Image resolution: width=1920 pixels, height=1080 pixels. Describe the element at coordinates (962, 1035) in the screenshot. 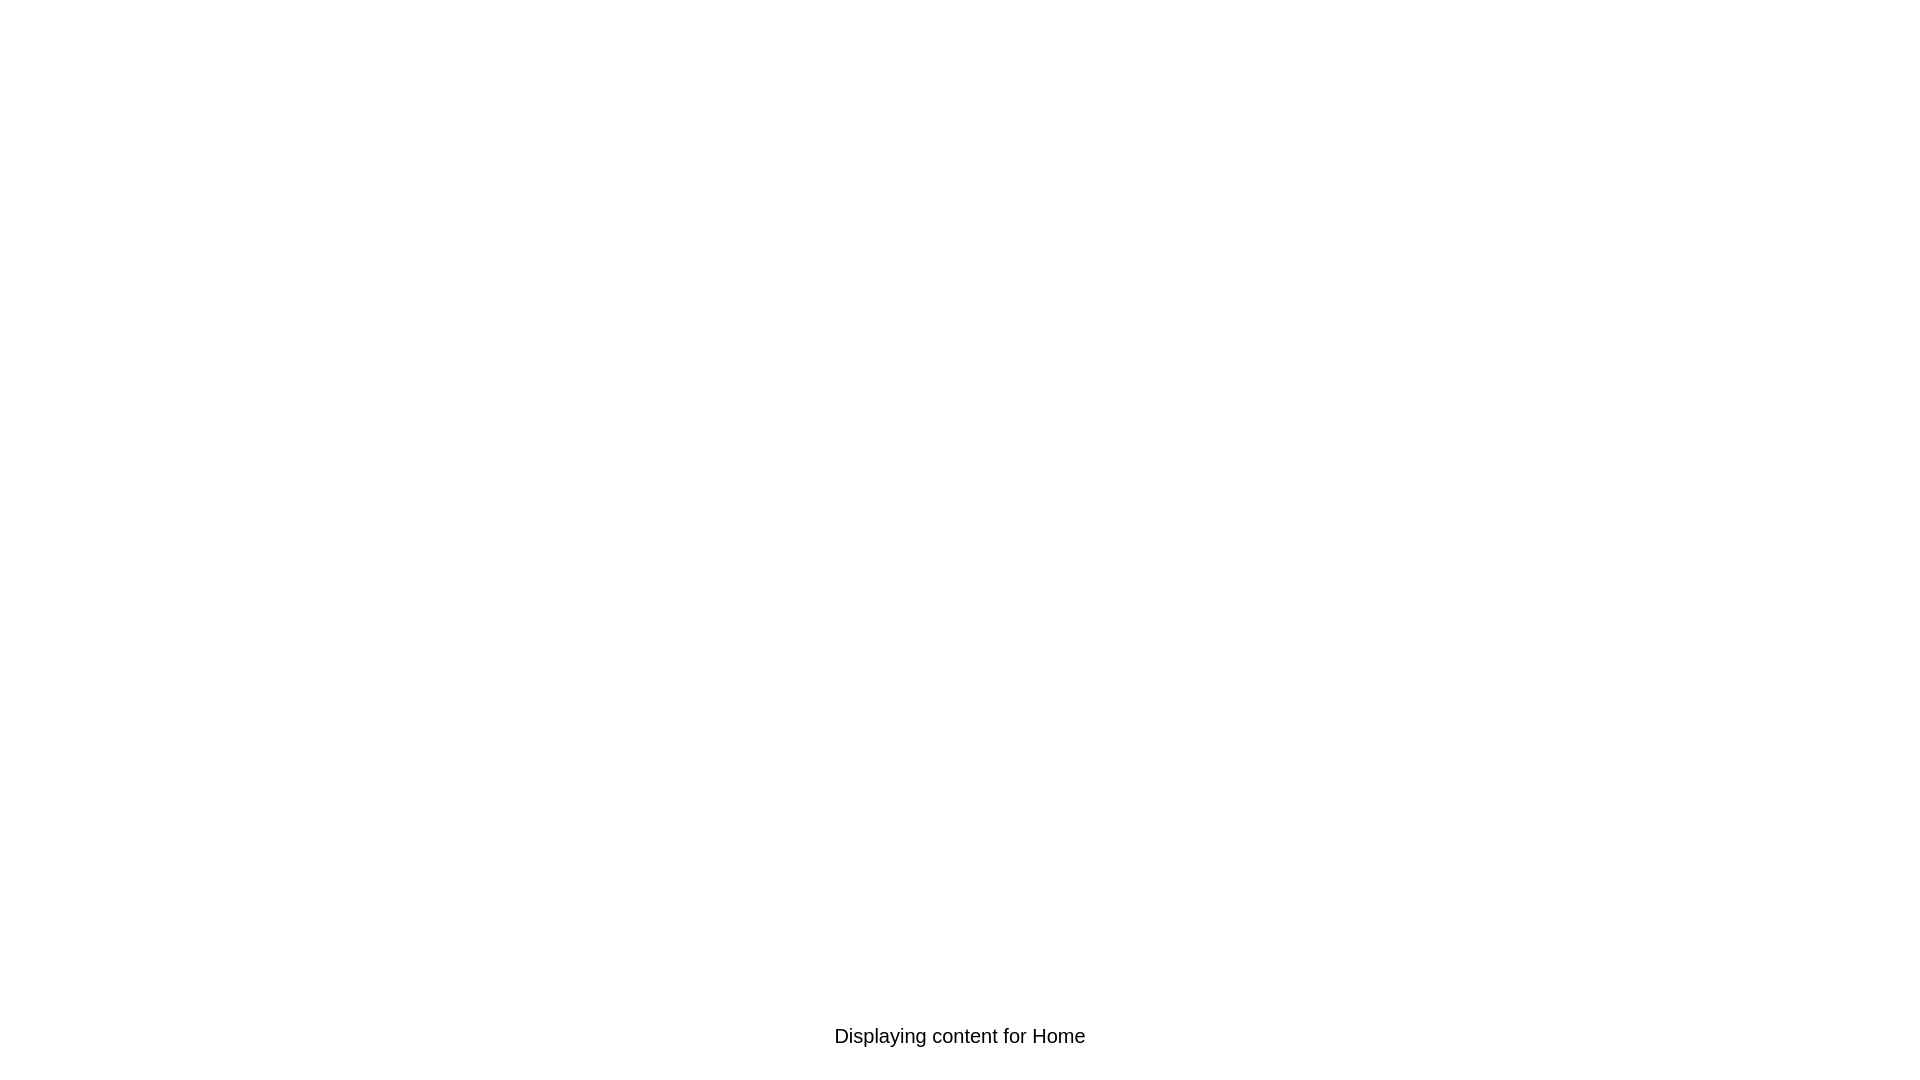

I see `the Camera tab to select it` at that location.